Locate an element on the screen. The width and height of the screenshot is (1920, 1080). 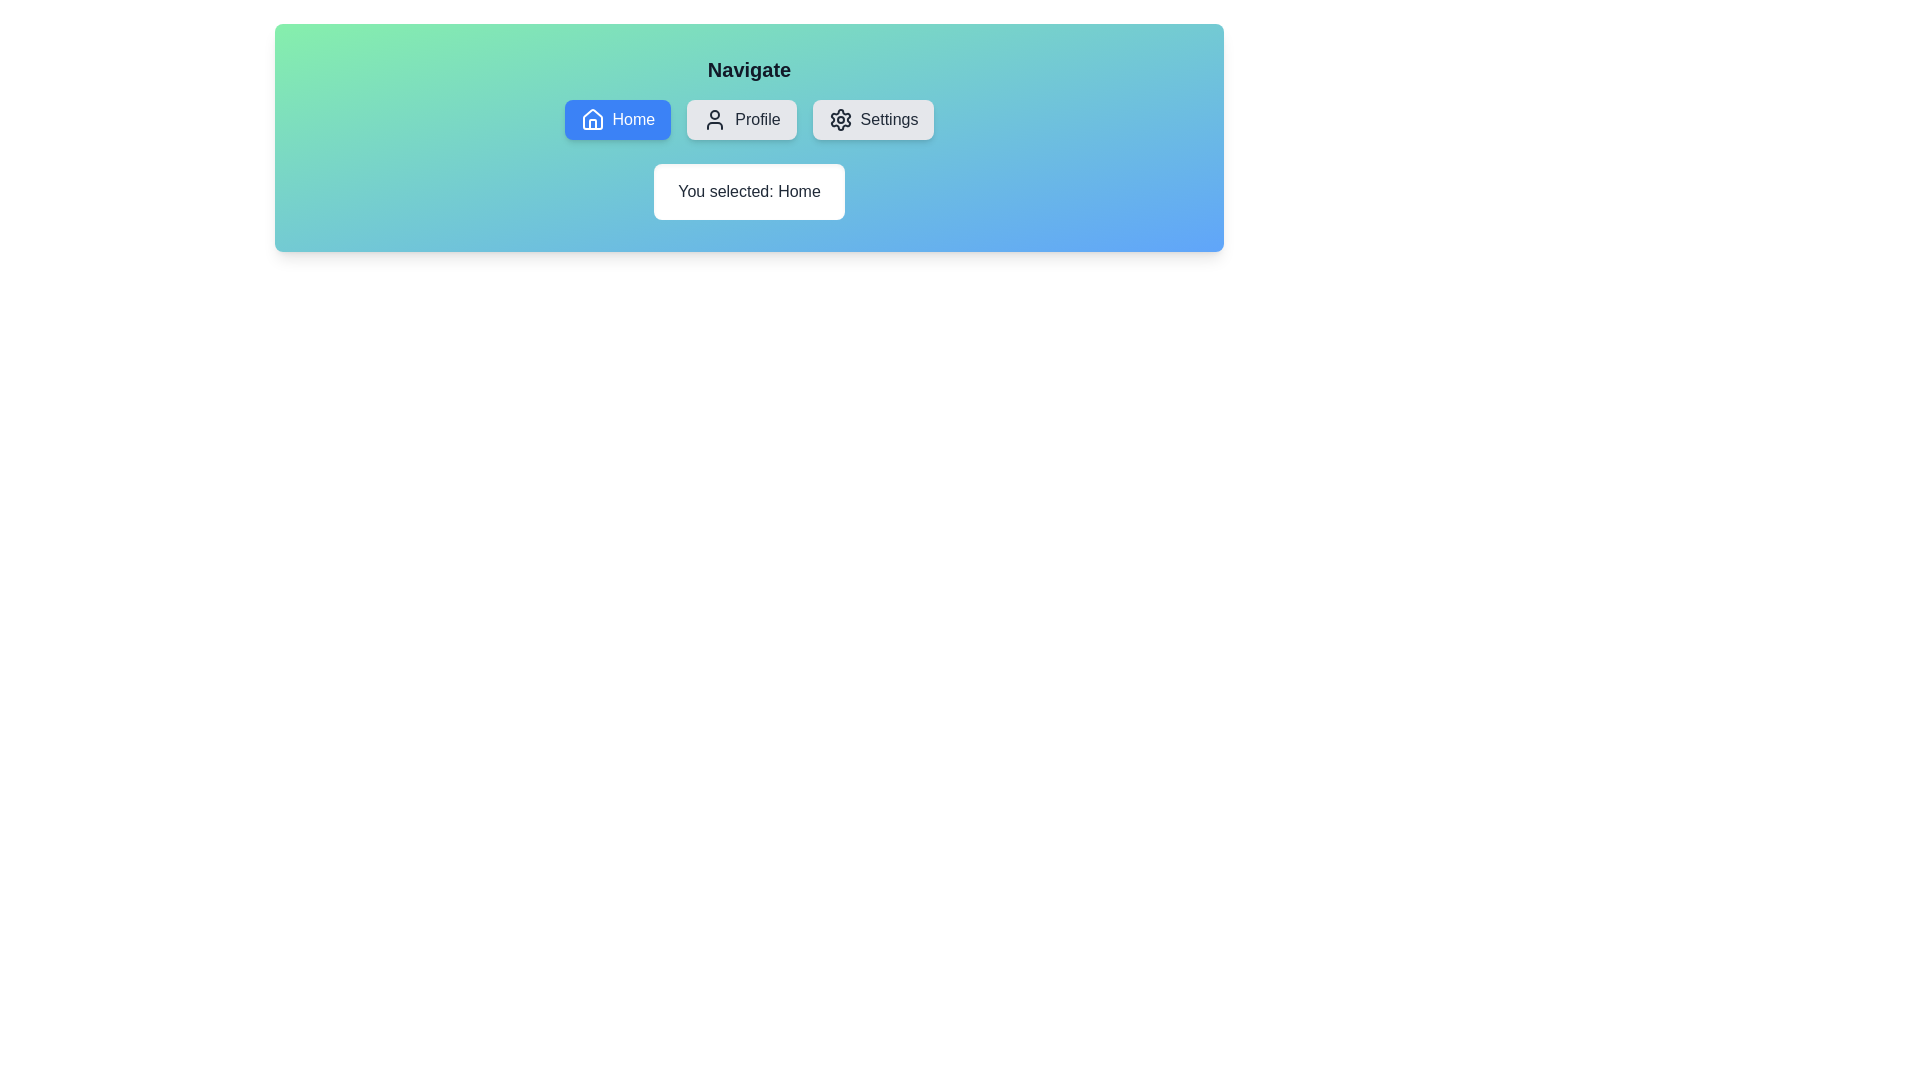
the navigation option Profile is located at coordinates (740, 119).